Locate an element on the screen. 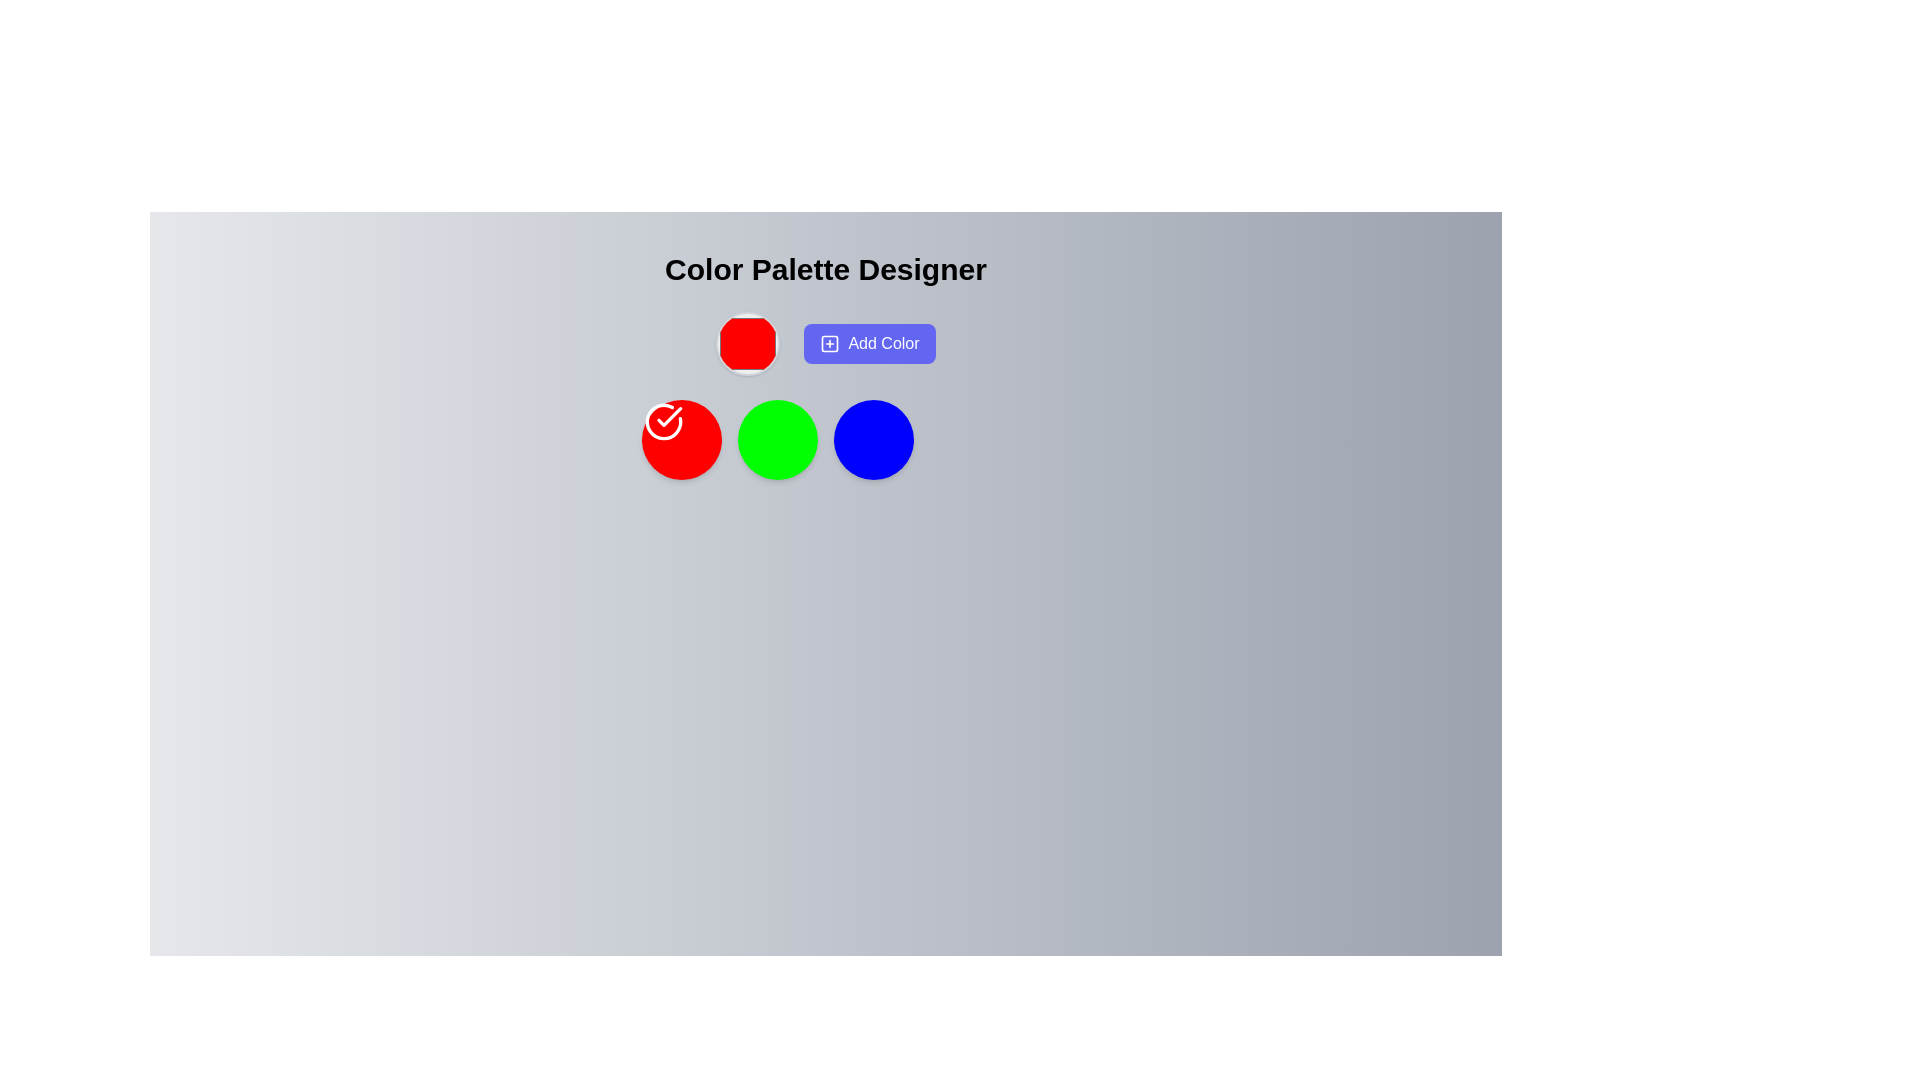  the 'Add Color' button which contains a square-shaped icon with a plus sign in the middle, styled in a minimalistic manner with a purple background is located at coordinates (830, 342).